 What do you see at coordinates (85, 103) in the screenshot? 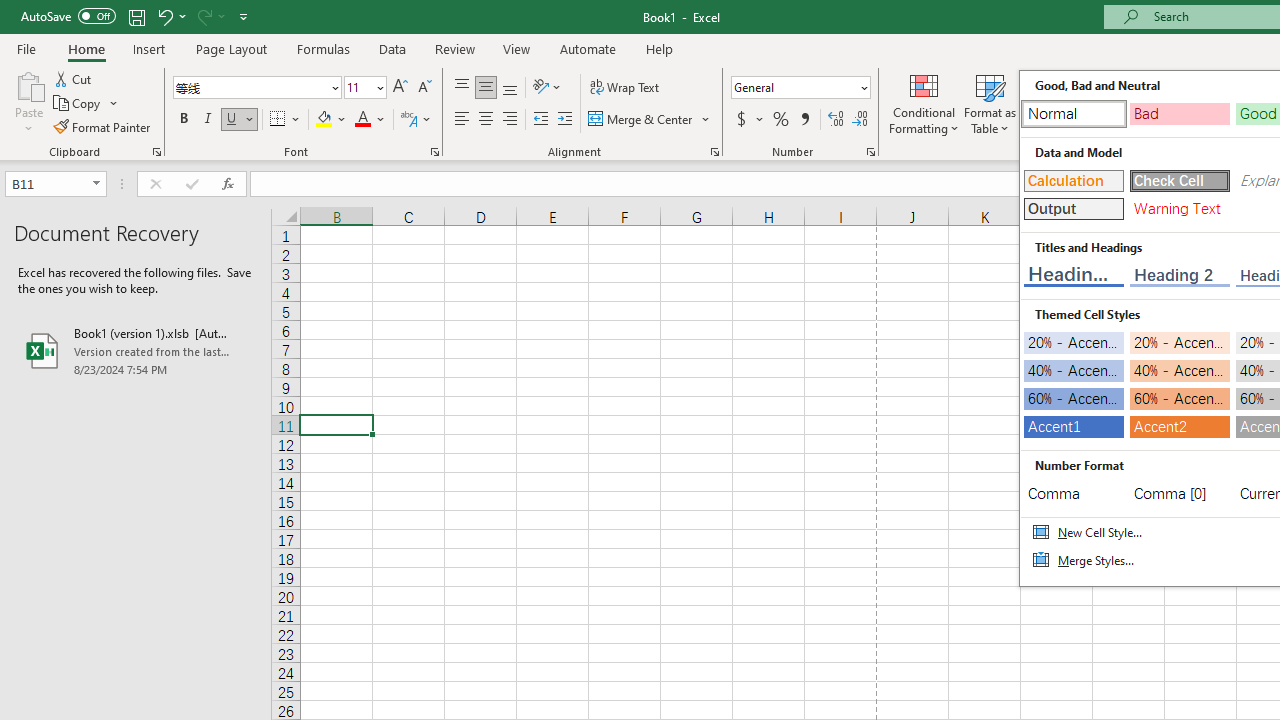
I see `'Copy'` at bounding box center [85, 103].